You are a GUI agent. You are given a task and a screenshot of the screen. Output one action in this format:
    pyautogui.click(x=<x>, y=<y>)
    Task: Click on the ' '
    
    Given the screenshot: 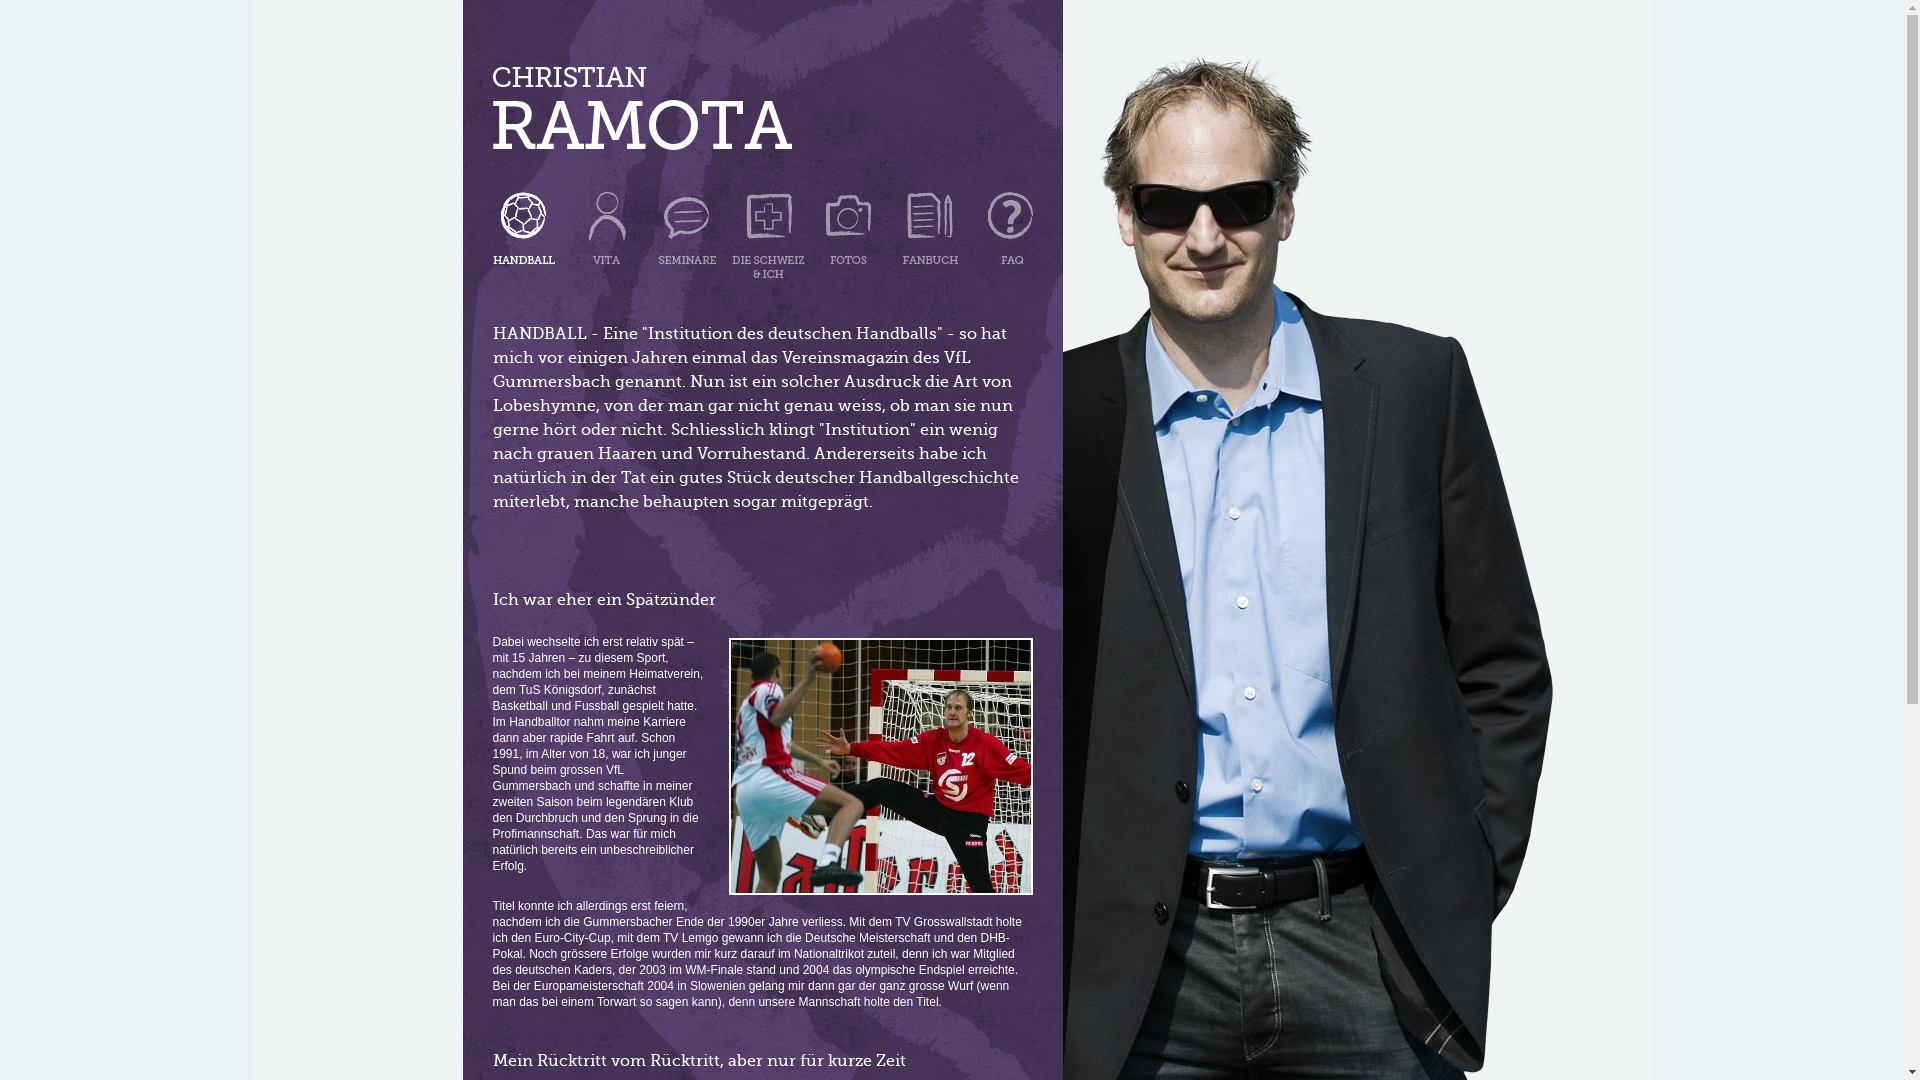 What is the action you would take?
    pyautogui.click(x=850, y=222)
    